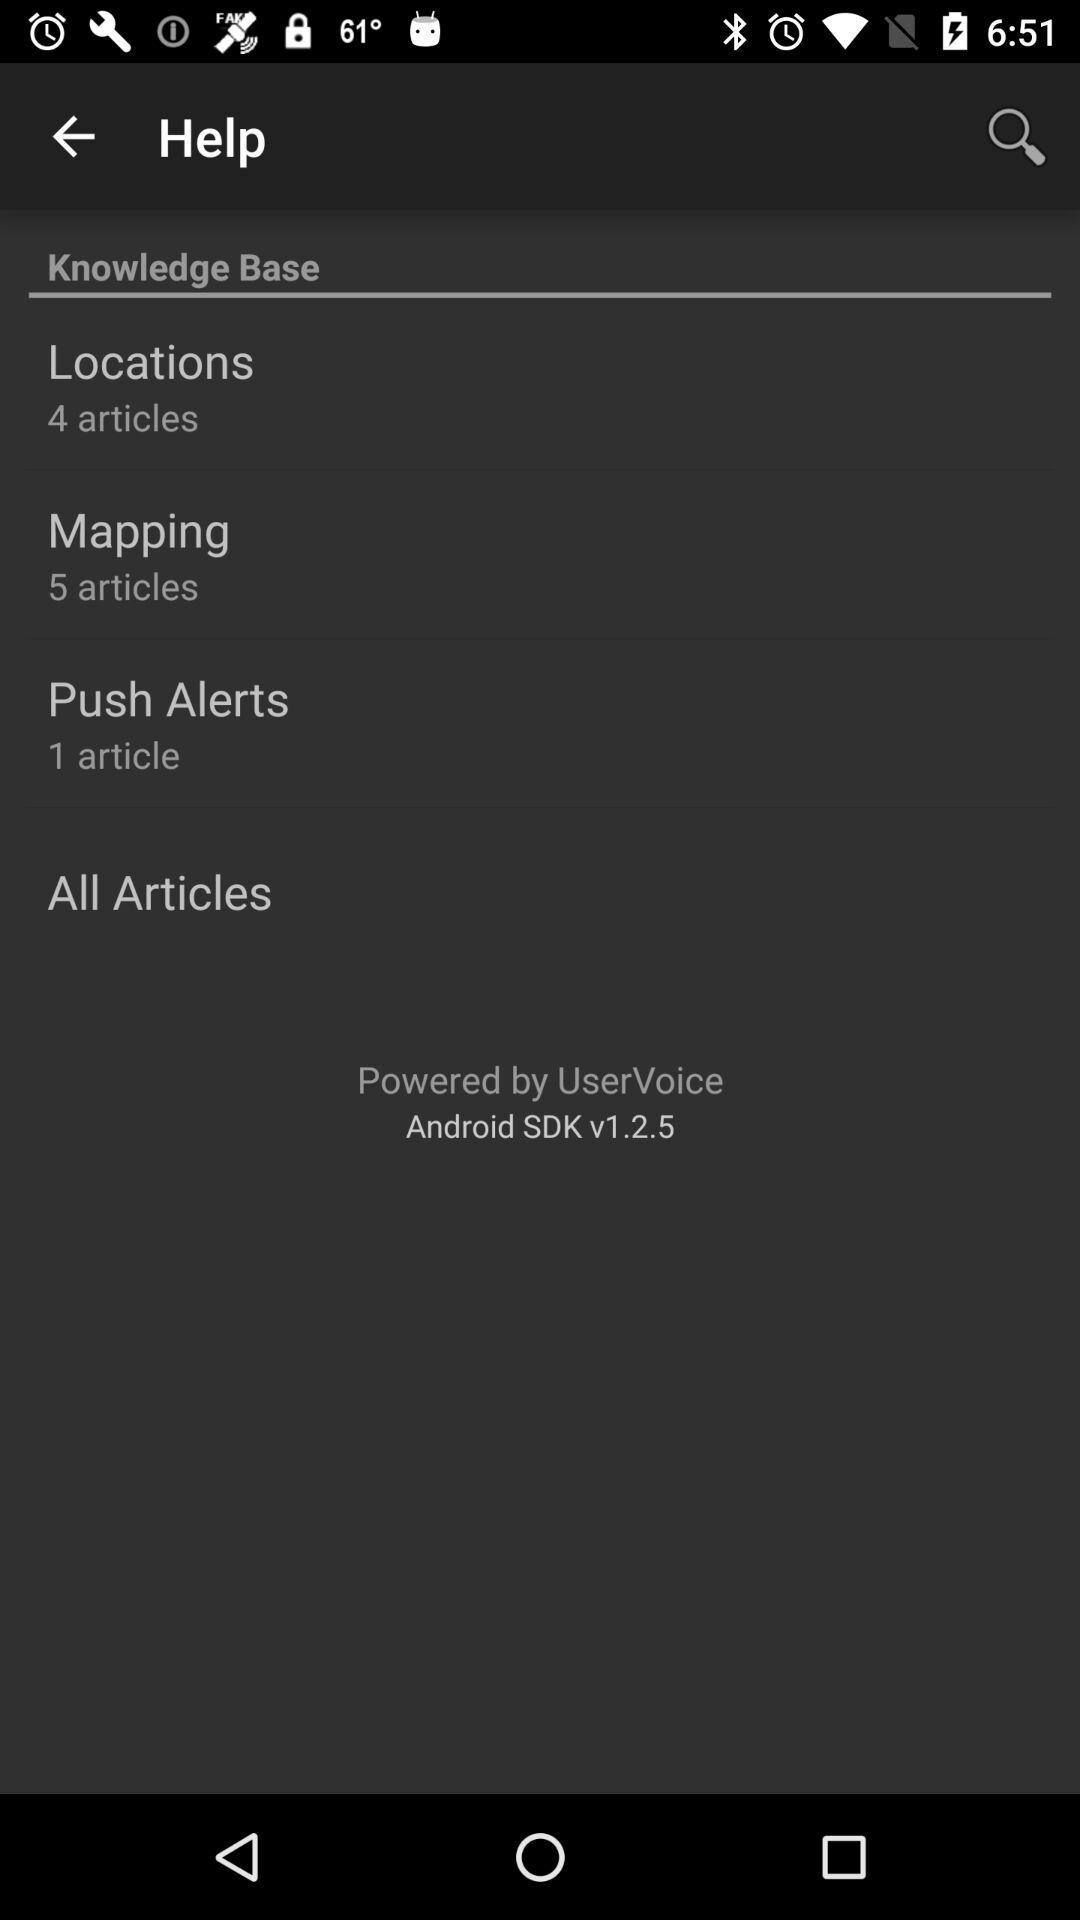 This screenshot has width=1080, height=1920. What do you see at coordinates (158, 890) in the screenshot?
I see `the all articles icon` at bounding box center [158, 890].